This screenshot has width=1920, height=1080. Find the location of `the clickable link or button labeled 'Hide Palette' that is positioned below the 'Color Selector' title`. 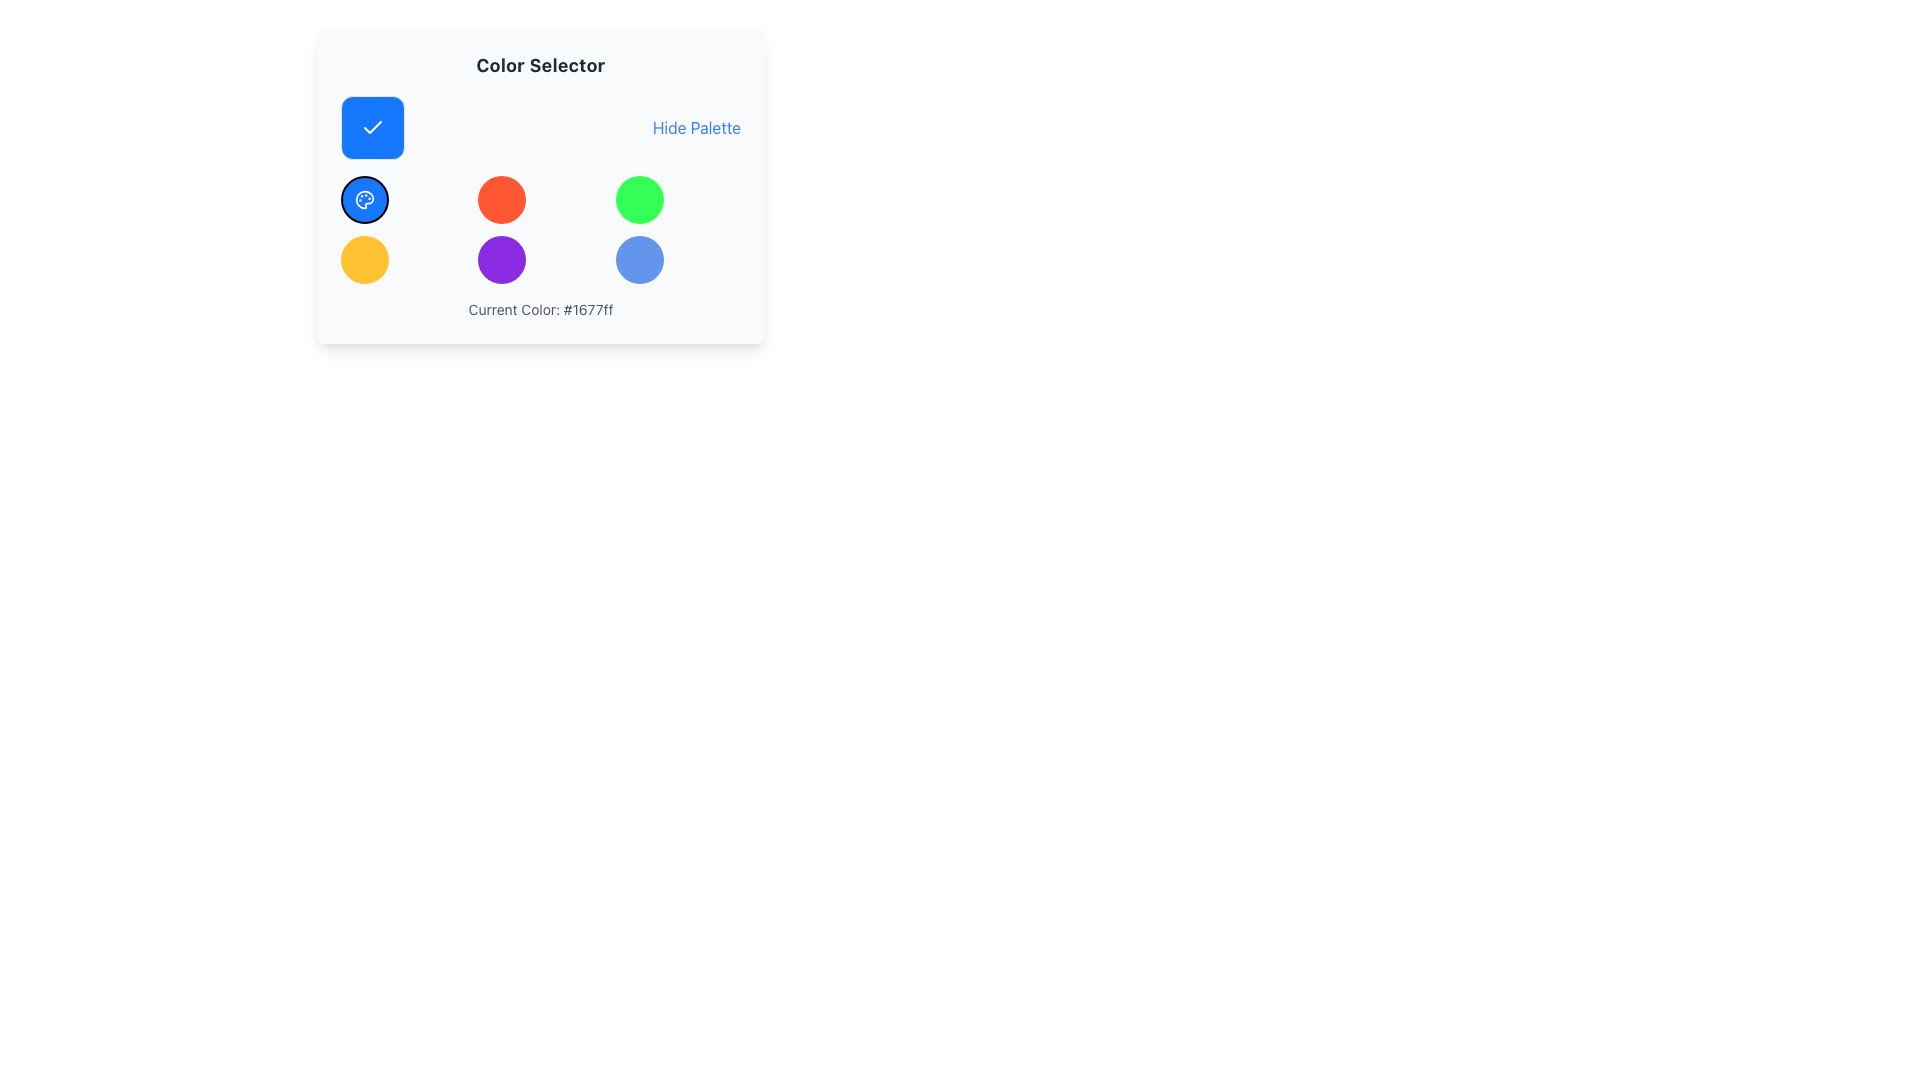

the clickable link or button labeled 'Hide Palette' that is positioned below the 'Color Selector' title is located at coordinates (541, 127).